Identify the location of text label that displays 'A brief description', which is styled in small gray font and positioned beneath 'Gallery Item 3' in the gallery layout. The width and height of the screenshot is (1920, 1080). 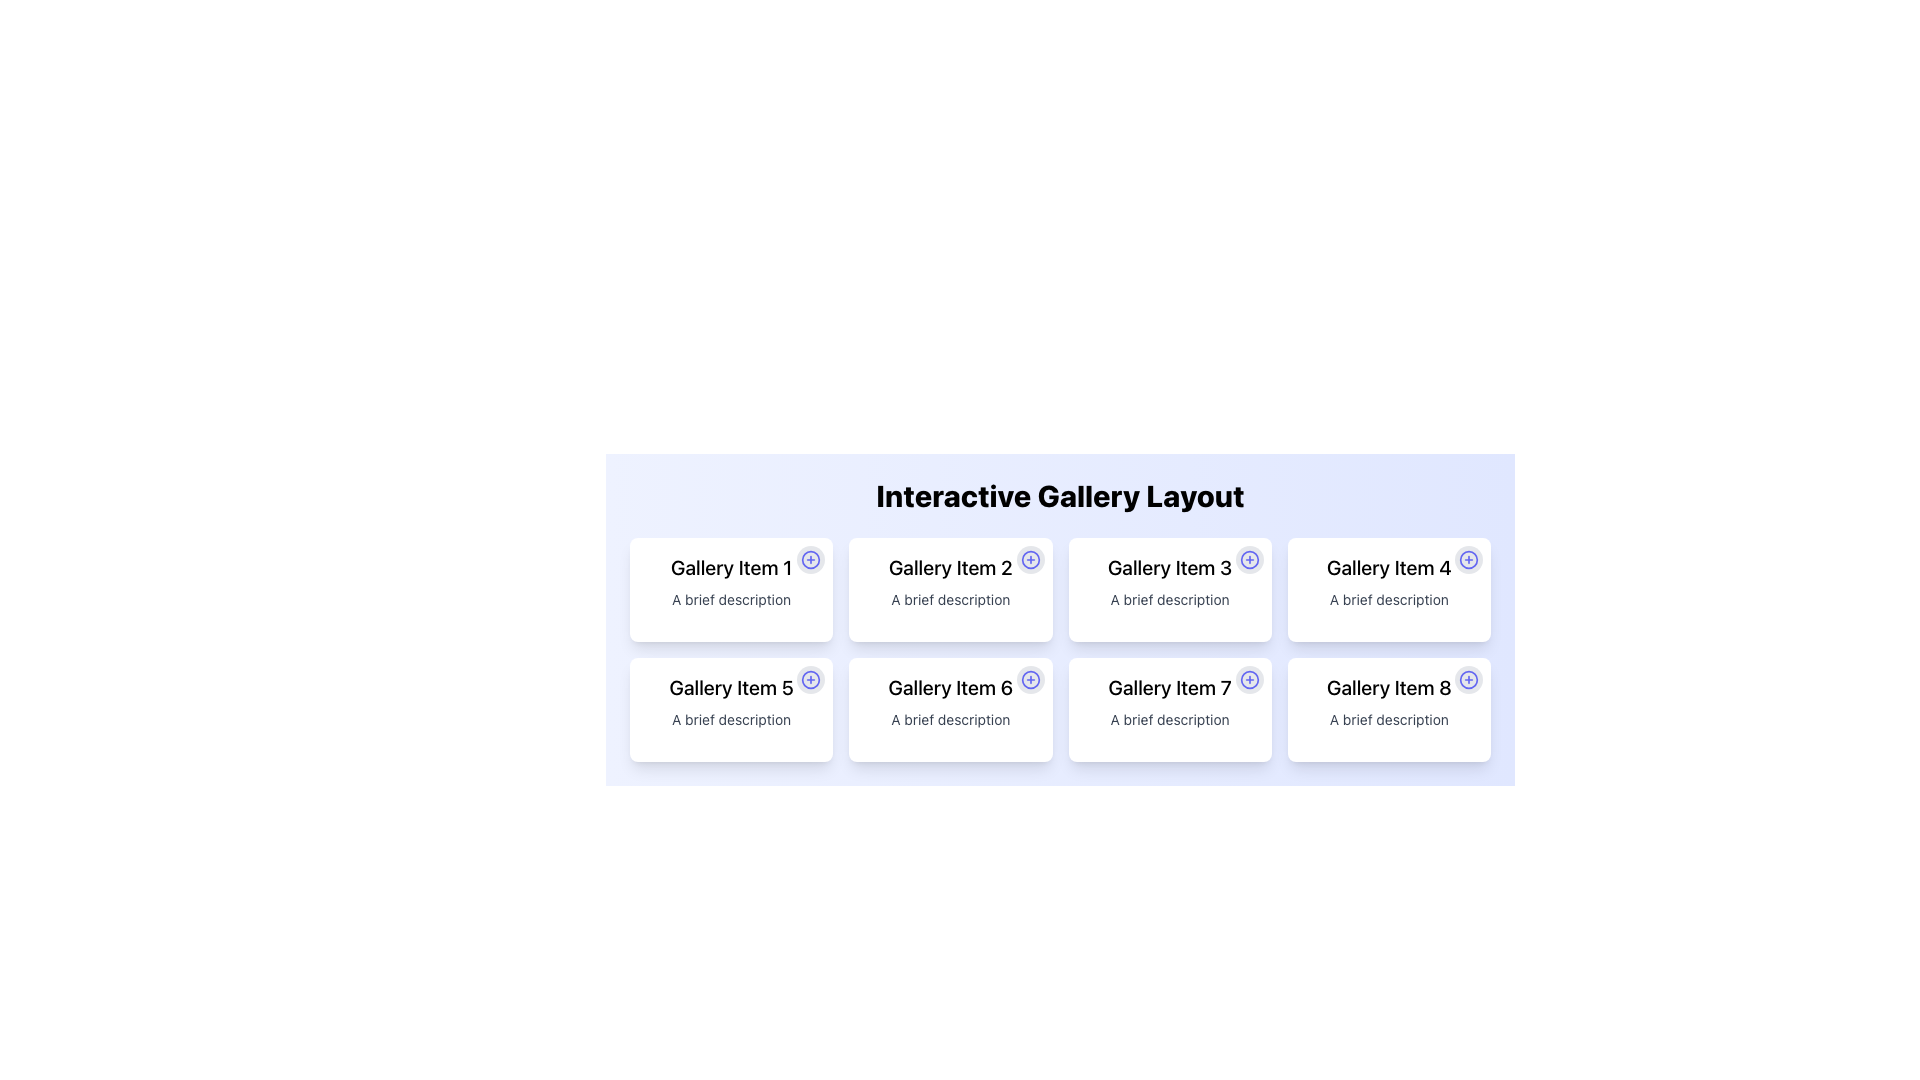
(1170, 599).